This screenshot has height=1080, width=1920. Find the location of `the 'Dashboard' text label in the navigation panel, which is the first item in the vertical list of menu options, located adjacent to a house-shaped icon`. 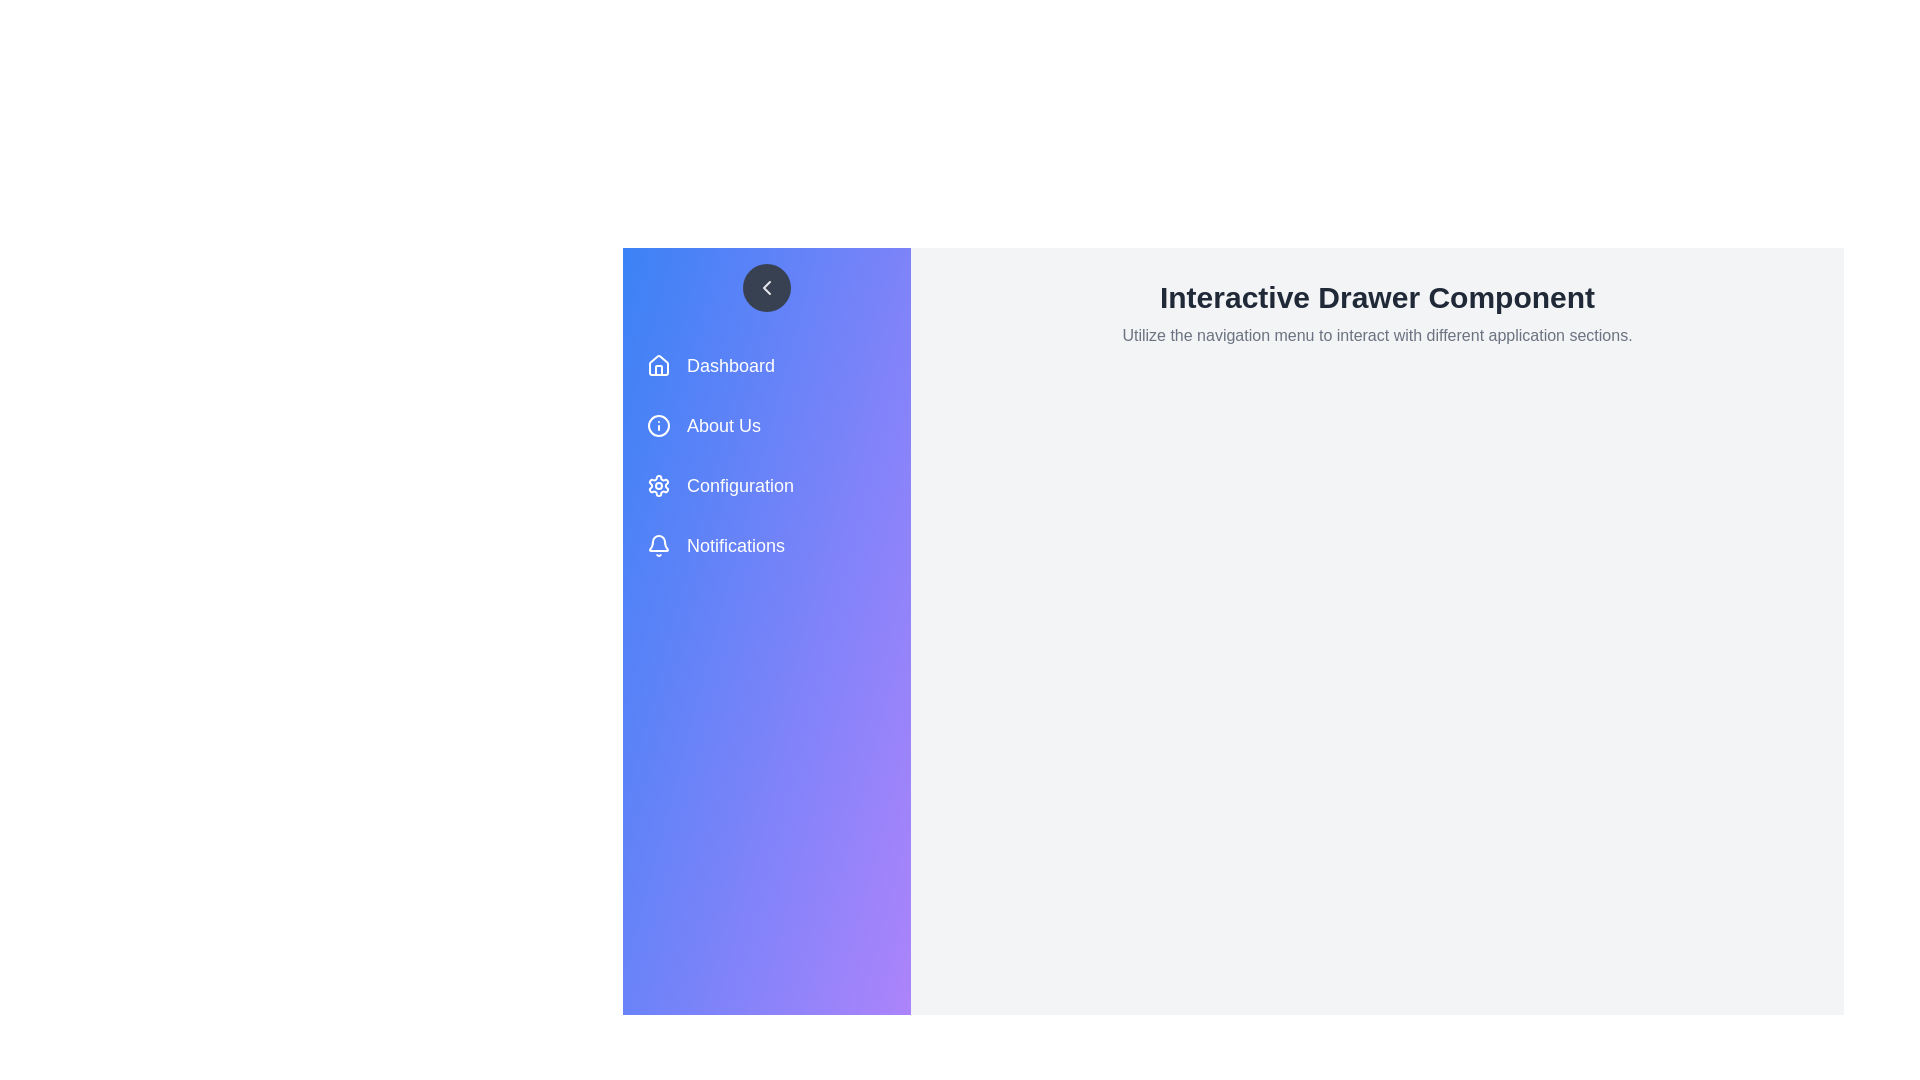

the 'Dashboard' text label in the navigation panel, which is the first item in the vertical list of menu options, located adjacent to a house-shaped icon is located at coordinates (729, 366).